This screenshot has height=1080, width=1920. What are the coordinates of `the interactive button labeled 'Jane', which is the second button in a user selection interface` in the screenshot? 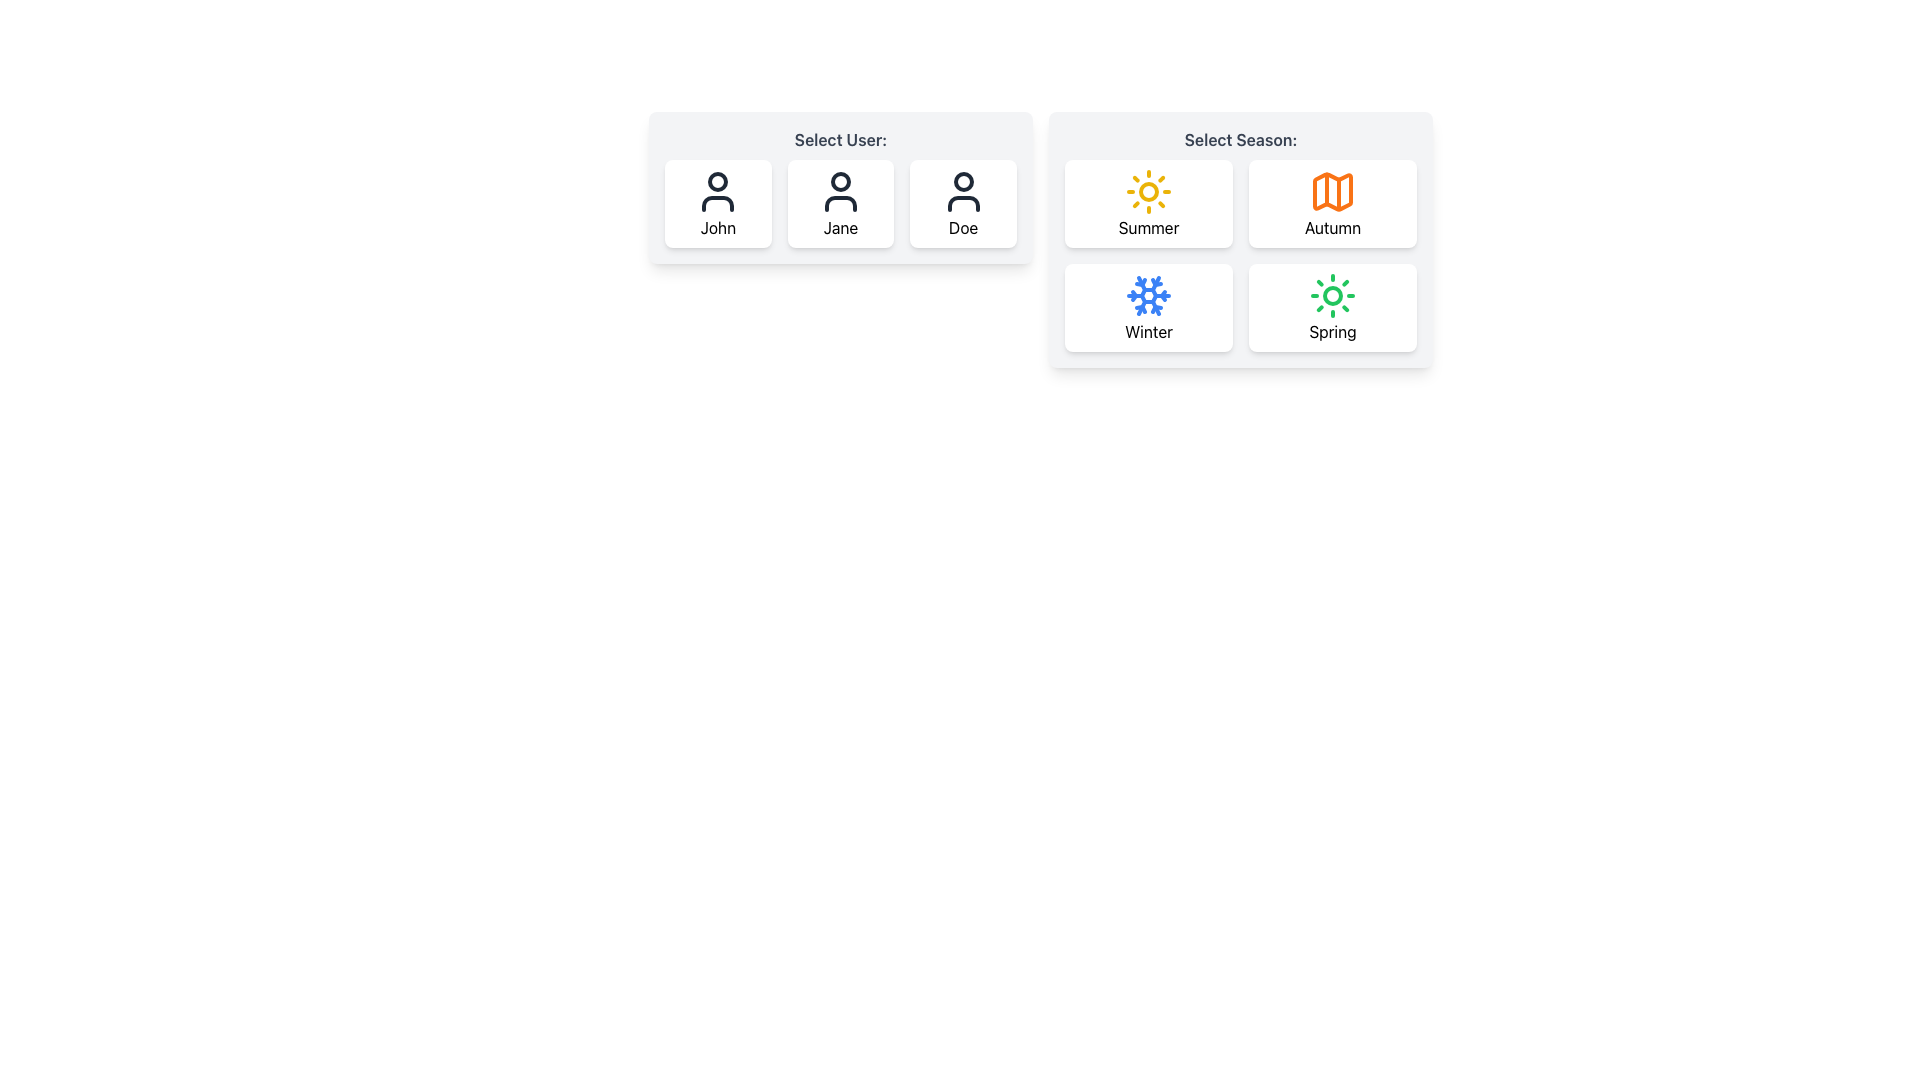 It's located at (840, 188).